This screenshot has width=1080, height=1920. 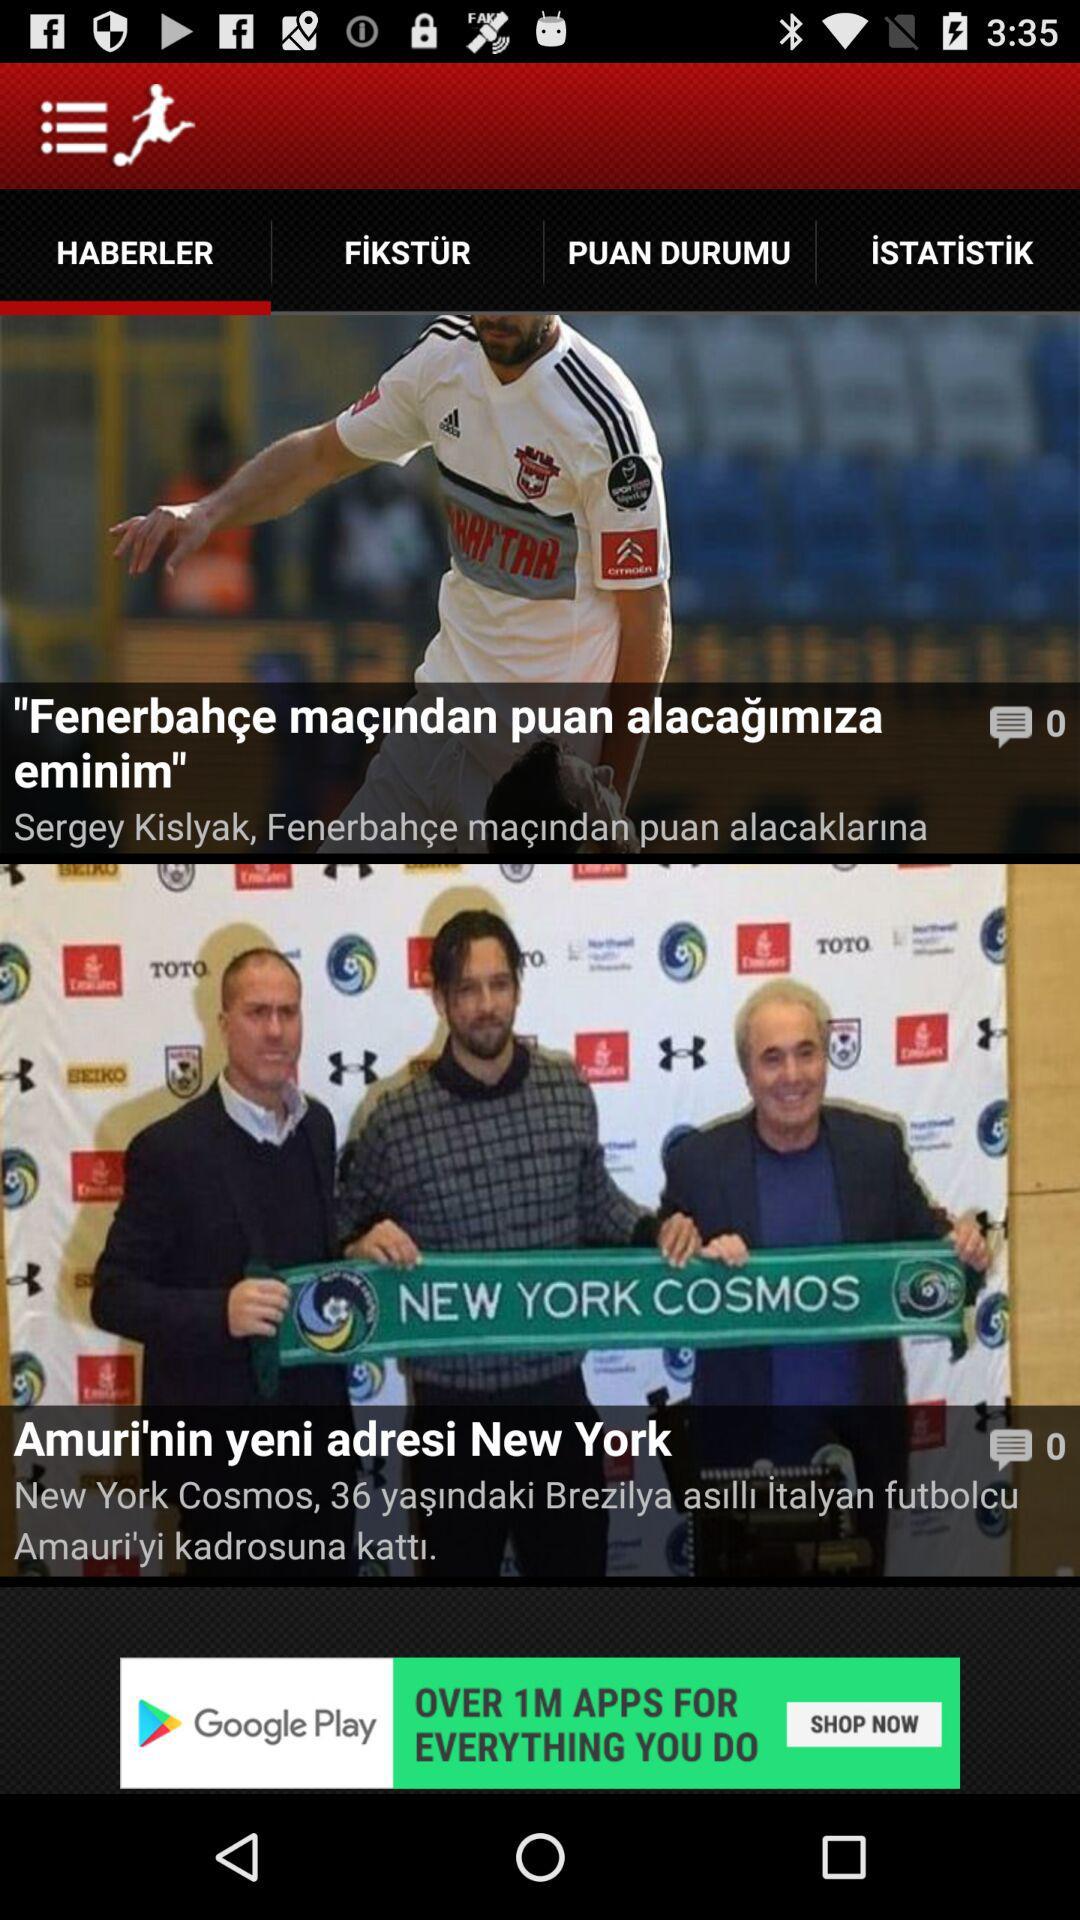 I want to click on advertisement, so click(x=540, y=1722).